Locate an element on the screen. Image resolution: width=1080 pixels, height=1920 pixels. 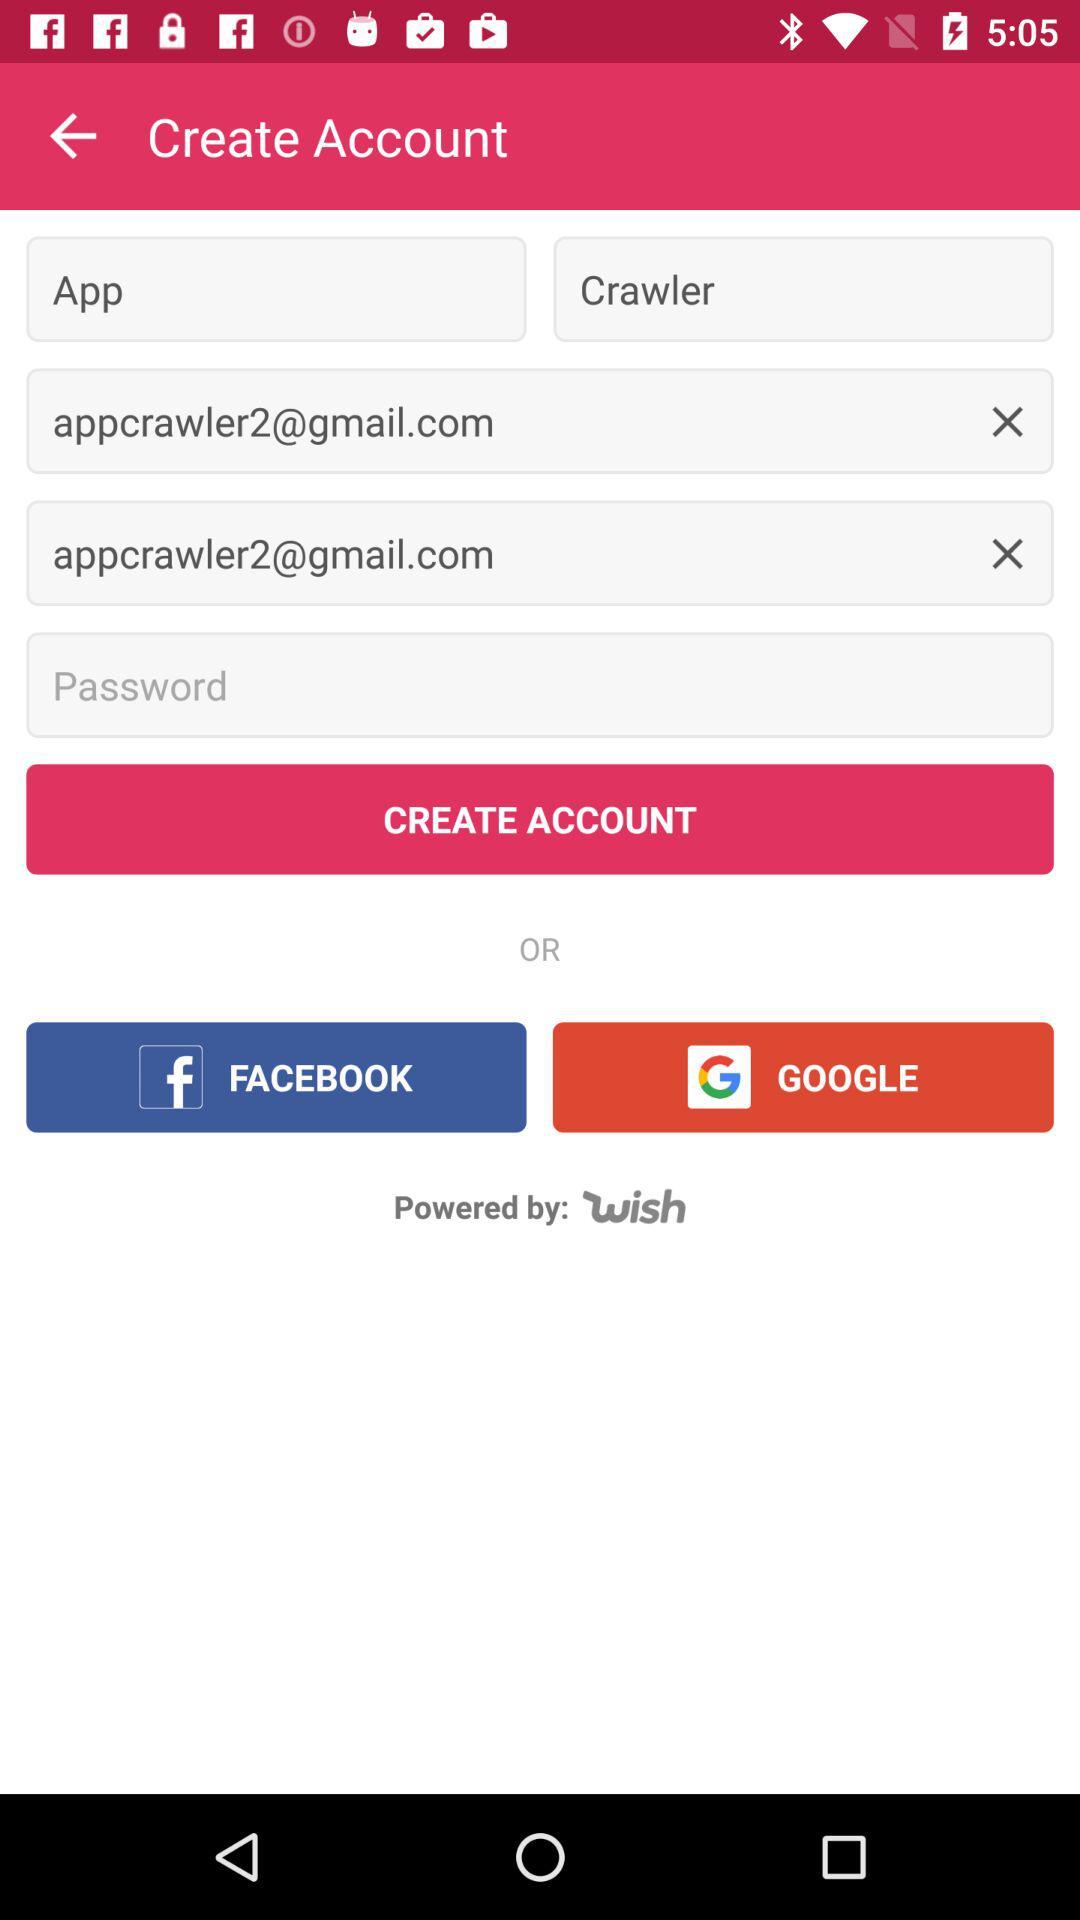
crawler icon is located at coordinates (802, 288).